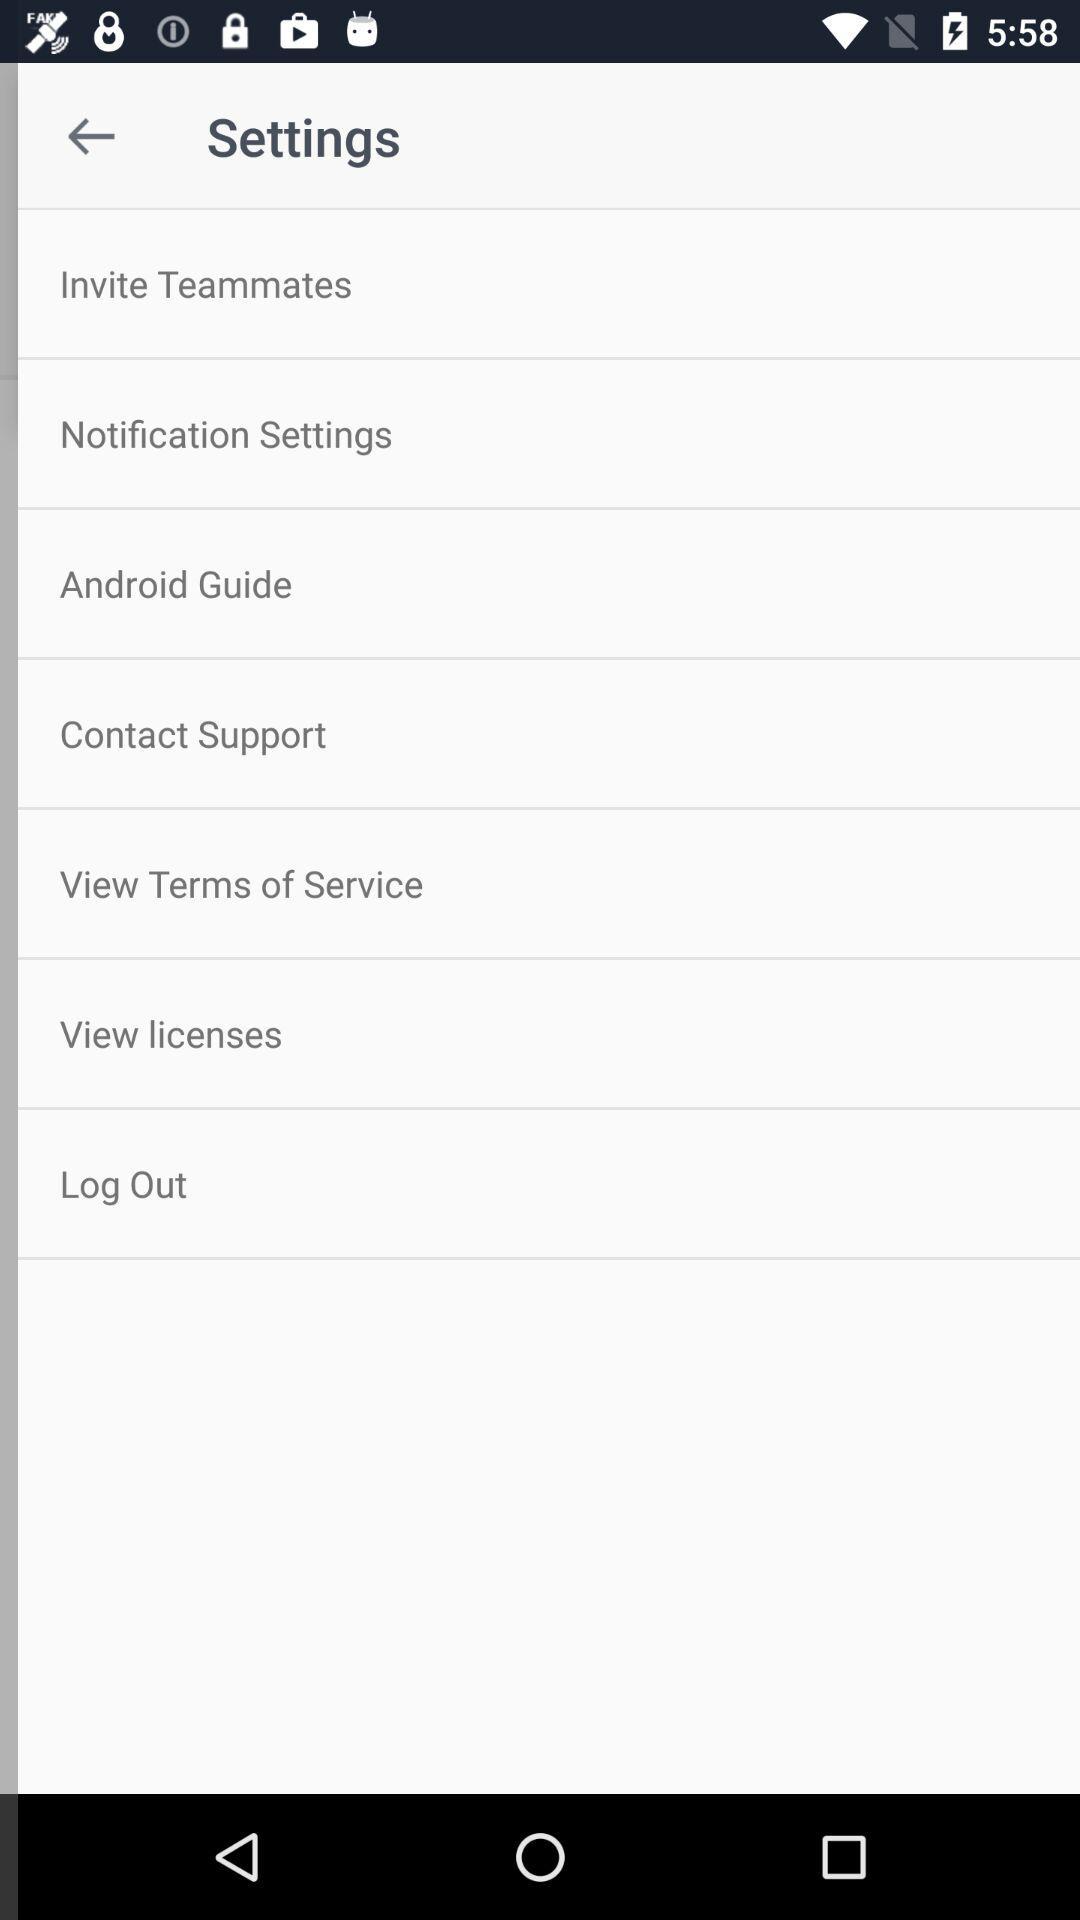 This screenshot has width=1080, height=1920. I want to click on contact support item, so click(540, 732).